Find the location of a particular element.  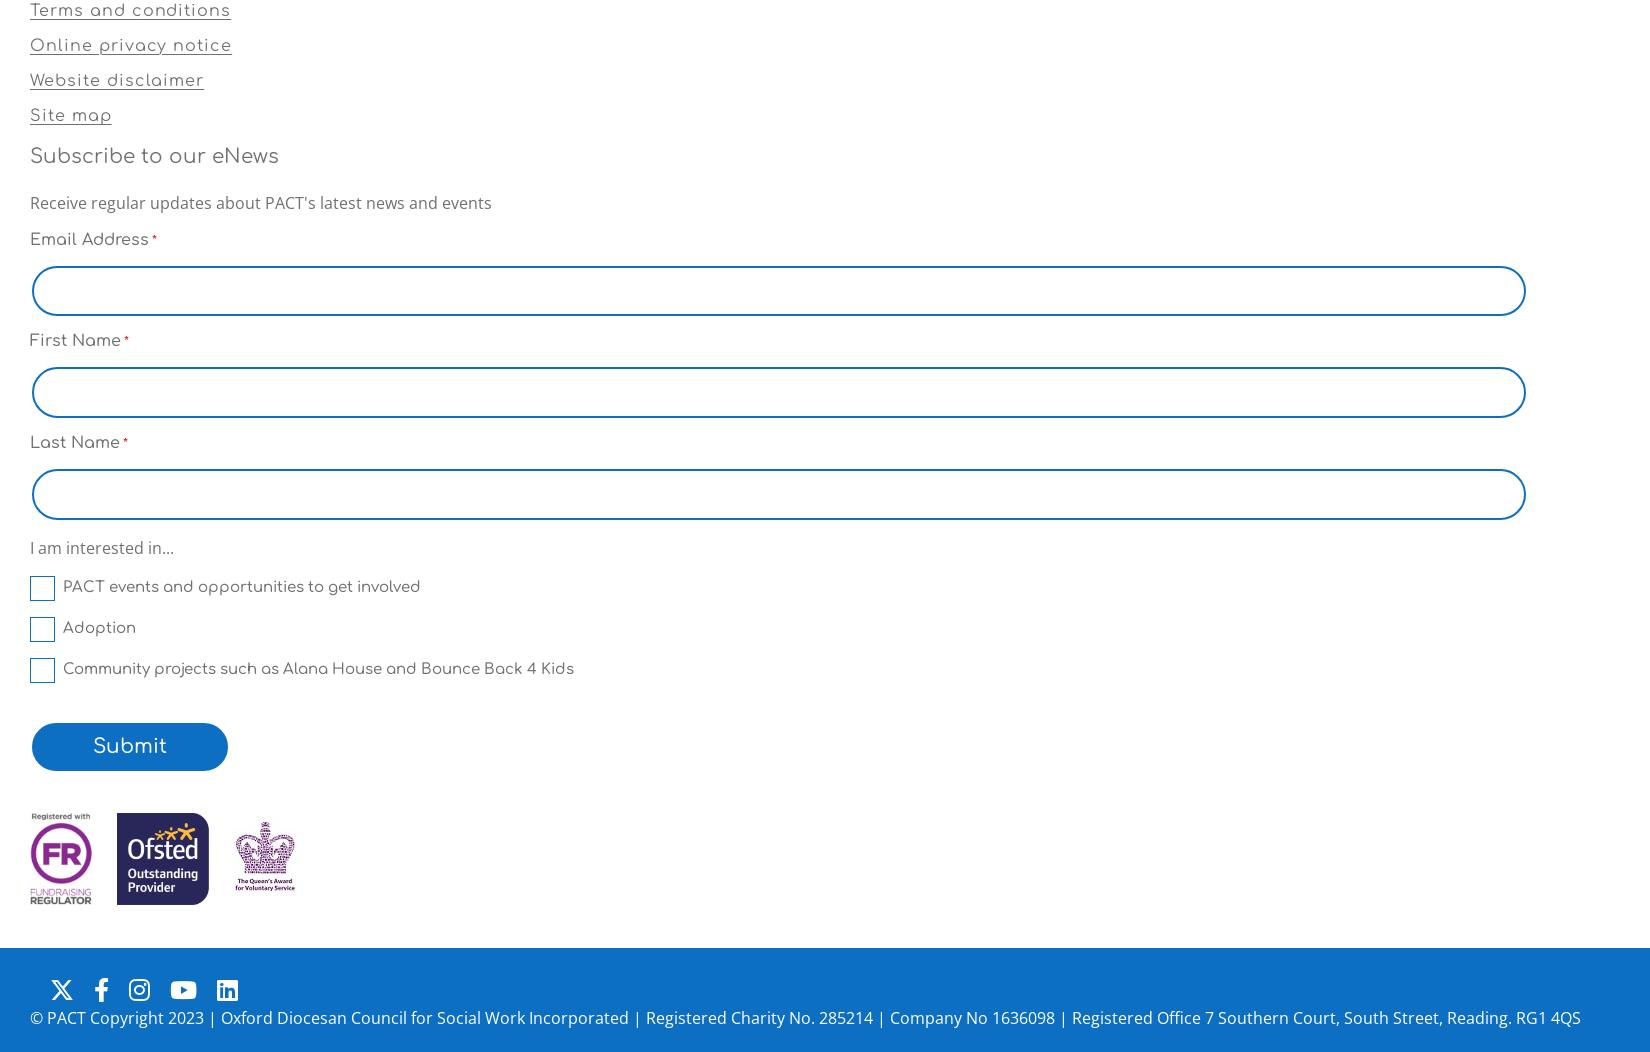

'Adoption' is located at coordinates (63, 628).